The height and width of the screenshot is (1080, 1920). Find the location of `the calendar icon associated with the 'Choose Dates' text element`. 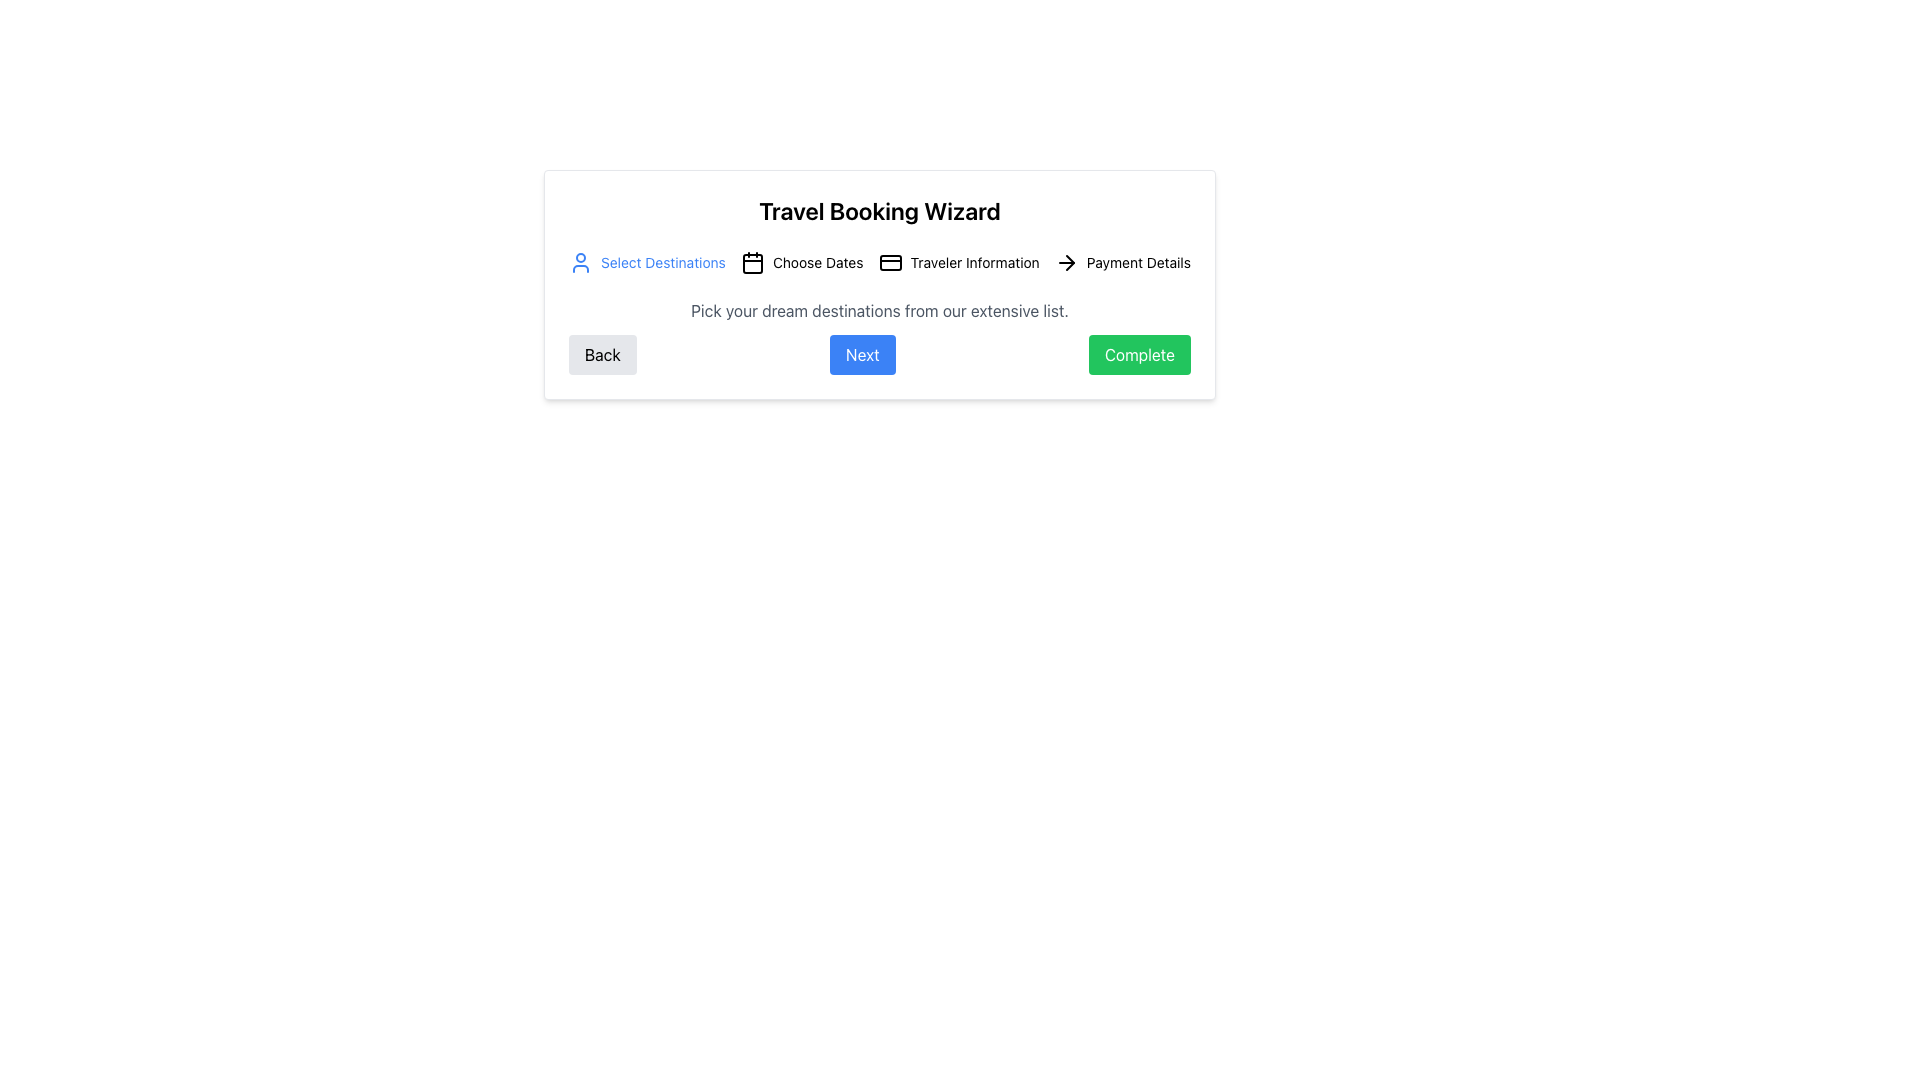

the calendar icon associated with the 'Choose Dates' text element is located at coordinates (818, 261).